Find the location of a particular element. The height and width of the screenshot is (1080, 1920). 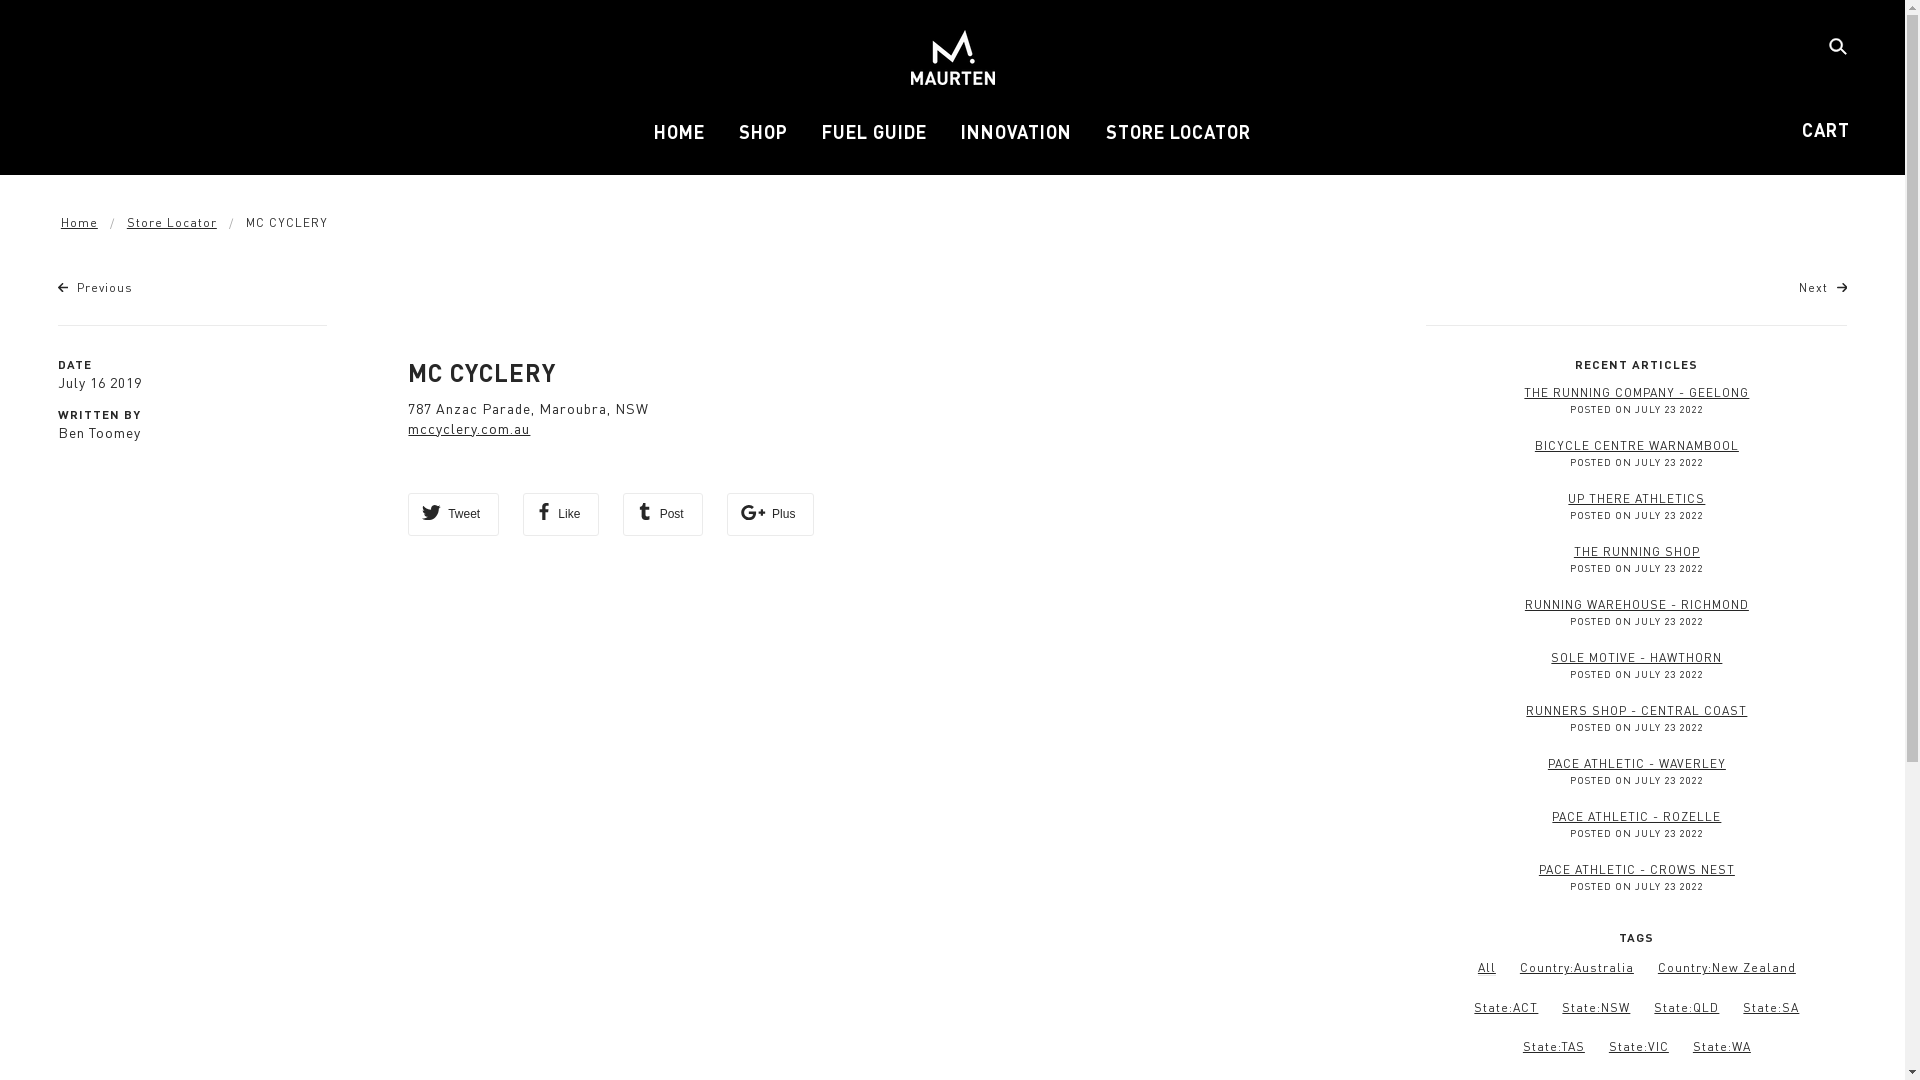

'PACE ATHLETIC - CROWS NEST' is located at coordinates (1538, 868).